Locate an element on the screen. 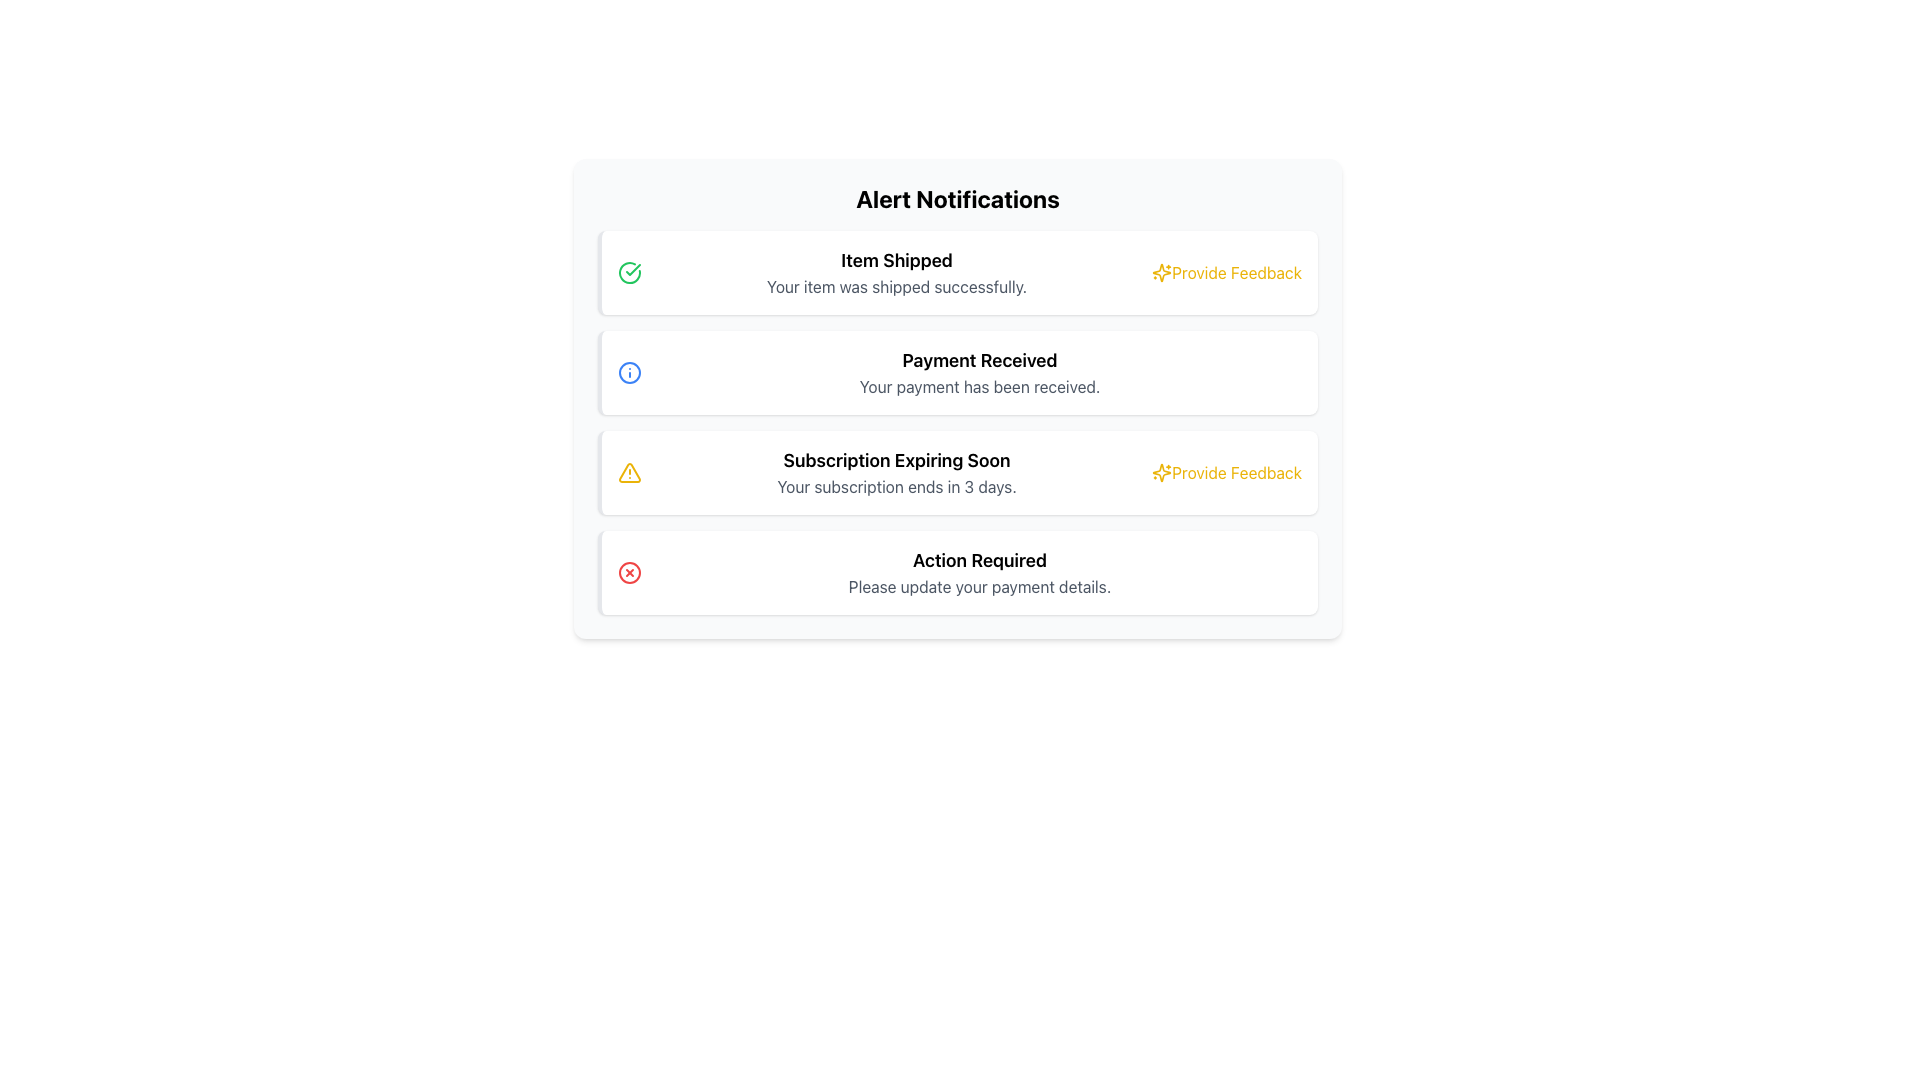  text from the fourth message panel in the notification panel, which has a red left border and white background, indicating the need to update payment details is located at coordinates (979, 573).